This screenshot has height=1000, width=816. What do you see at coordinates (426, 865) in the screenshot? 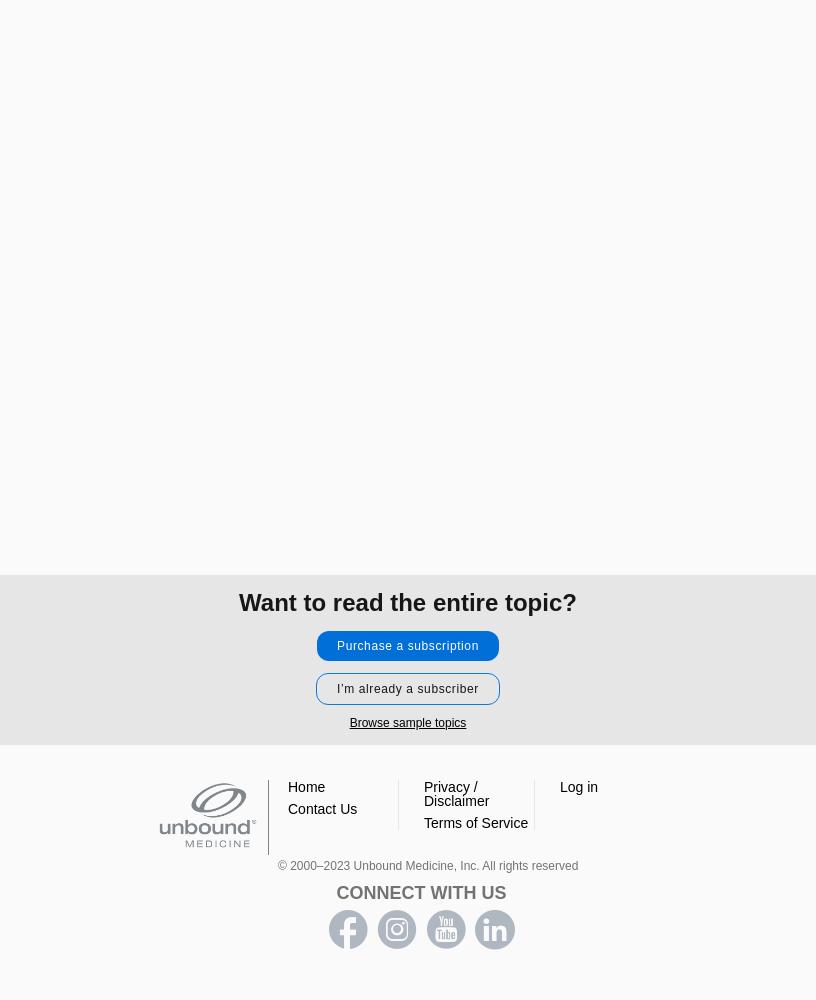
I see `'© 2000–2023 Unbound Medicine, Inc. All rights reserved'` at bounding box center [426, 865].